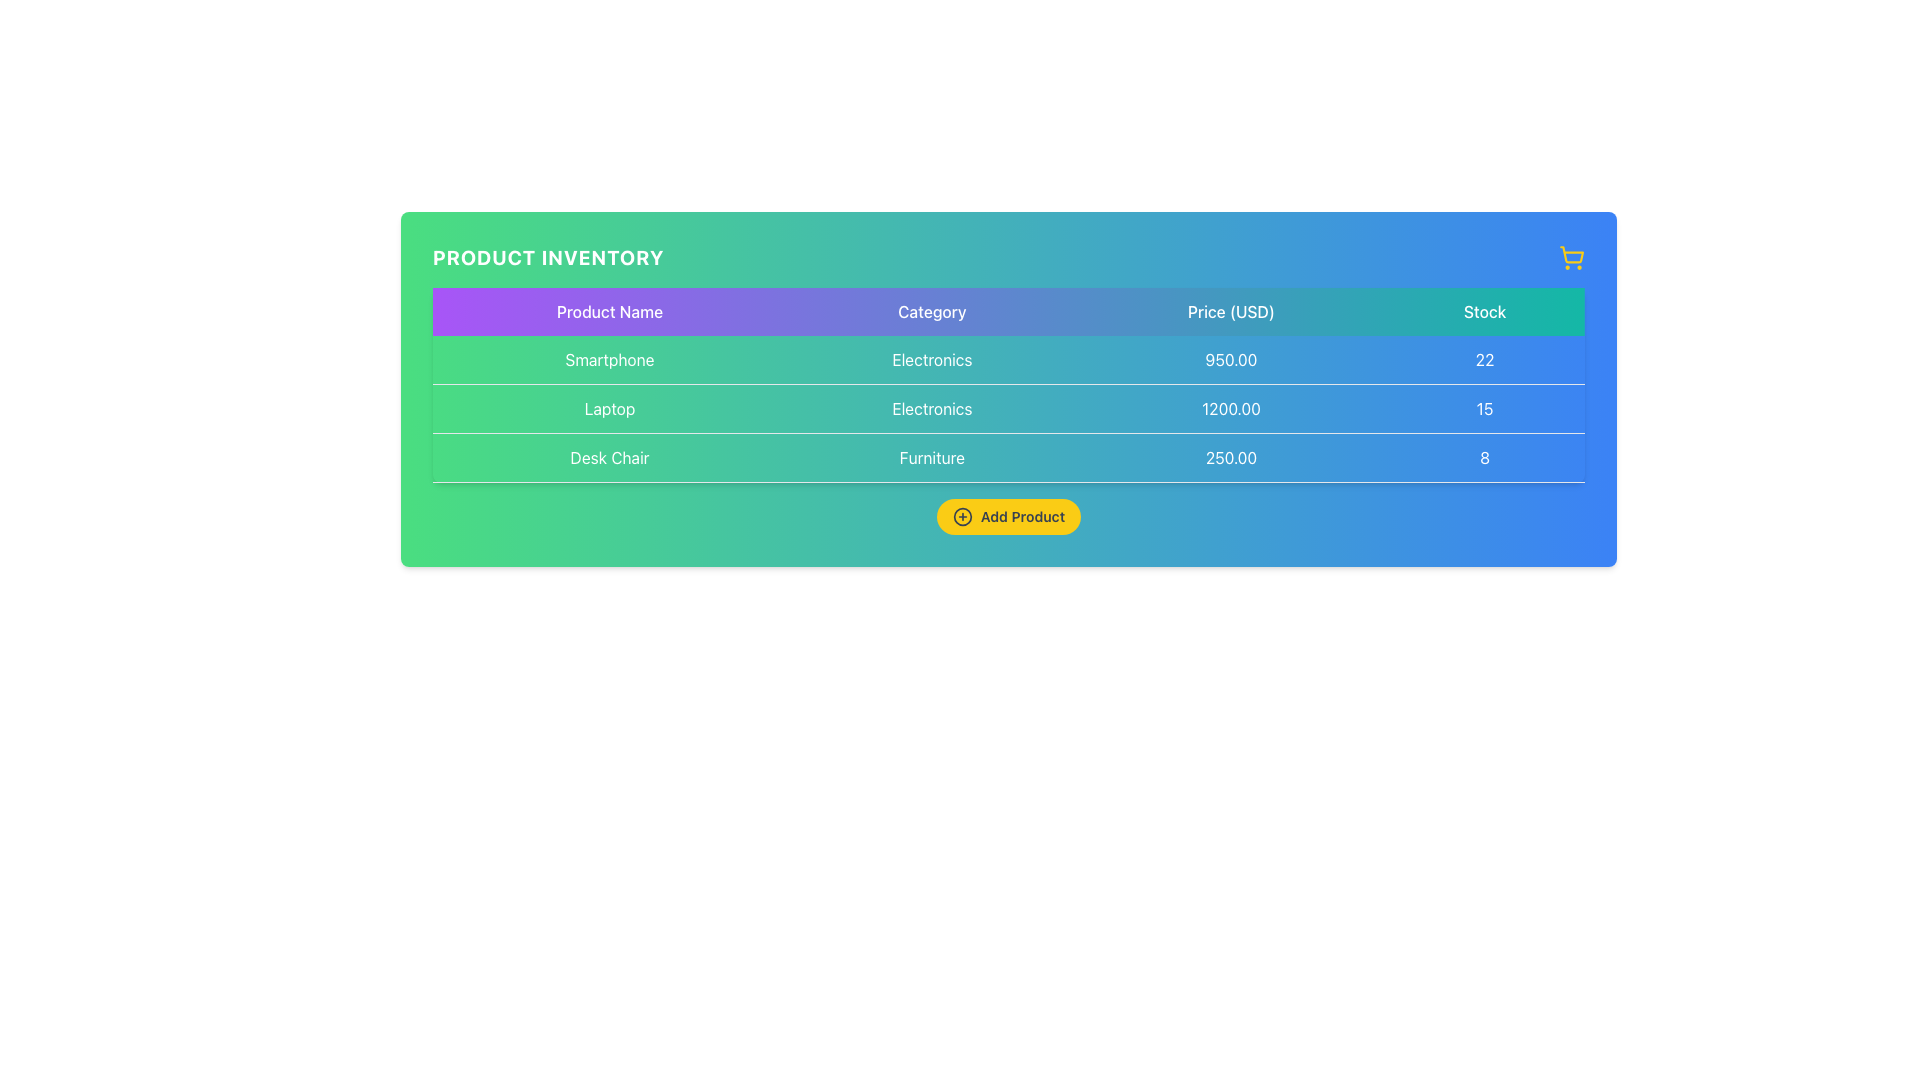 This screenshot has width=1920, height=1080. What do you see at coordinates (1008, 458) in the screenshot?
I see `the third row in the product table displaying information for 'Desk Chair'` at bounding box center [1008, 458].